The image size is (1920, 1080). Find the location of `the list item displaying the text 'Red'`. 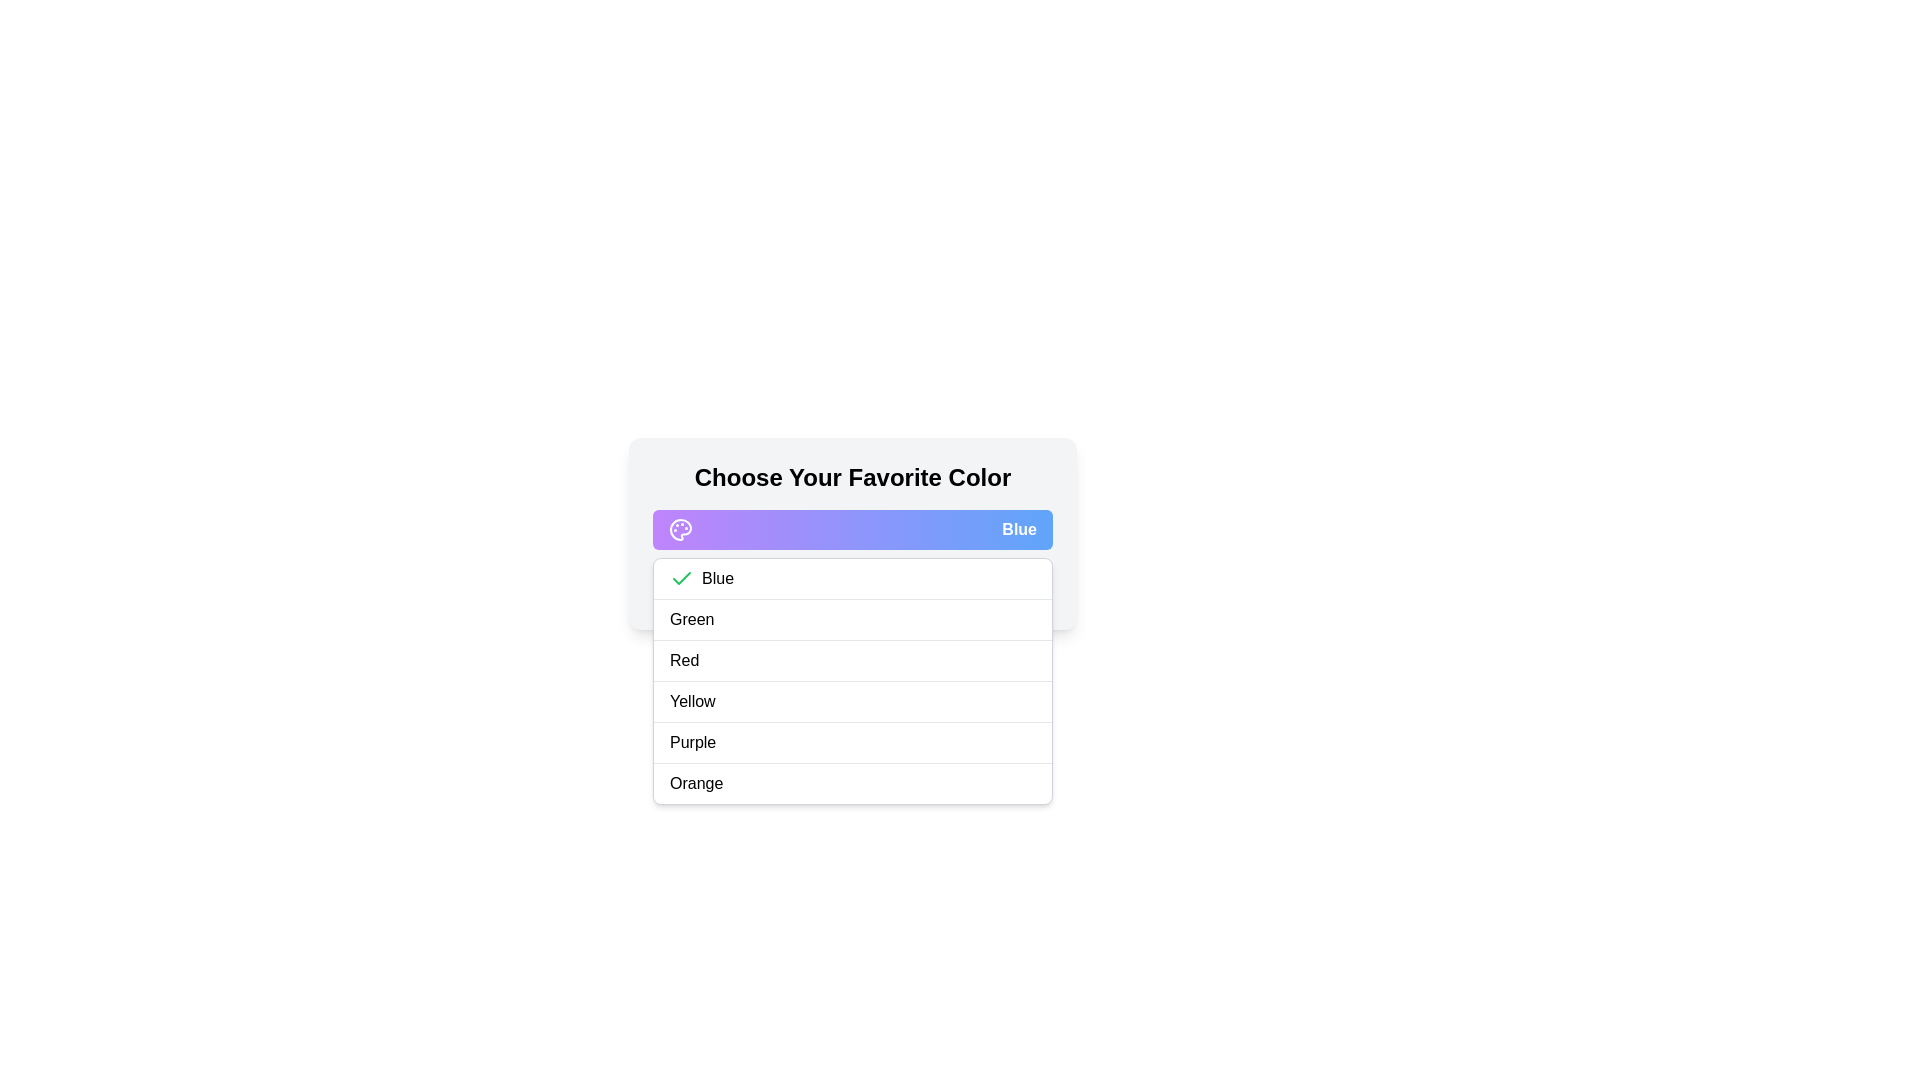

the list item displaying the text 'Red' is located at coordinates (853, 680).